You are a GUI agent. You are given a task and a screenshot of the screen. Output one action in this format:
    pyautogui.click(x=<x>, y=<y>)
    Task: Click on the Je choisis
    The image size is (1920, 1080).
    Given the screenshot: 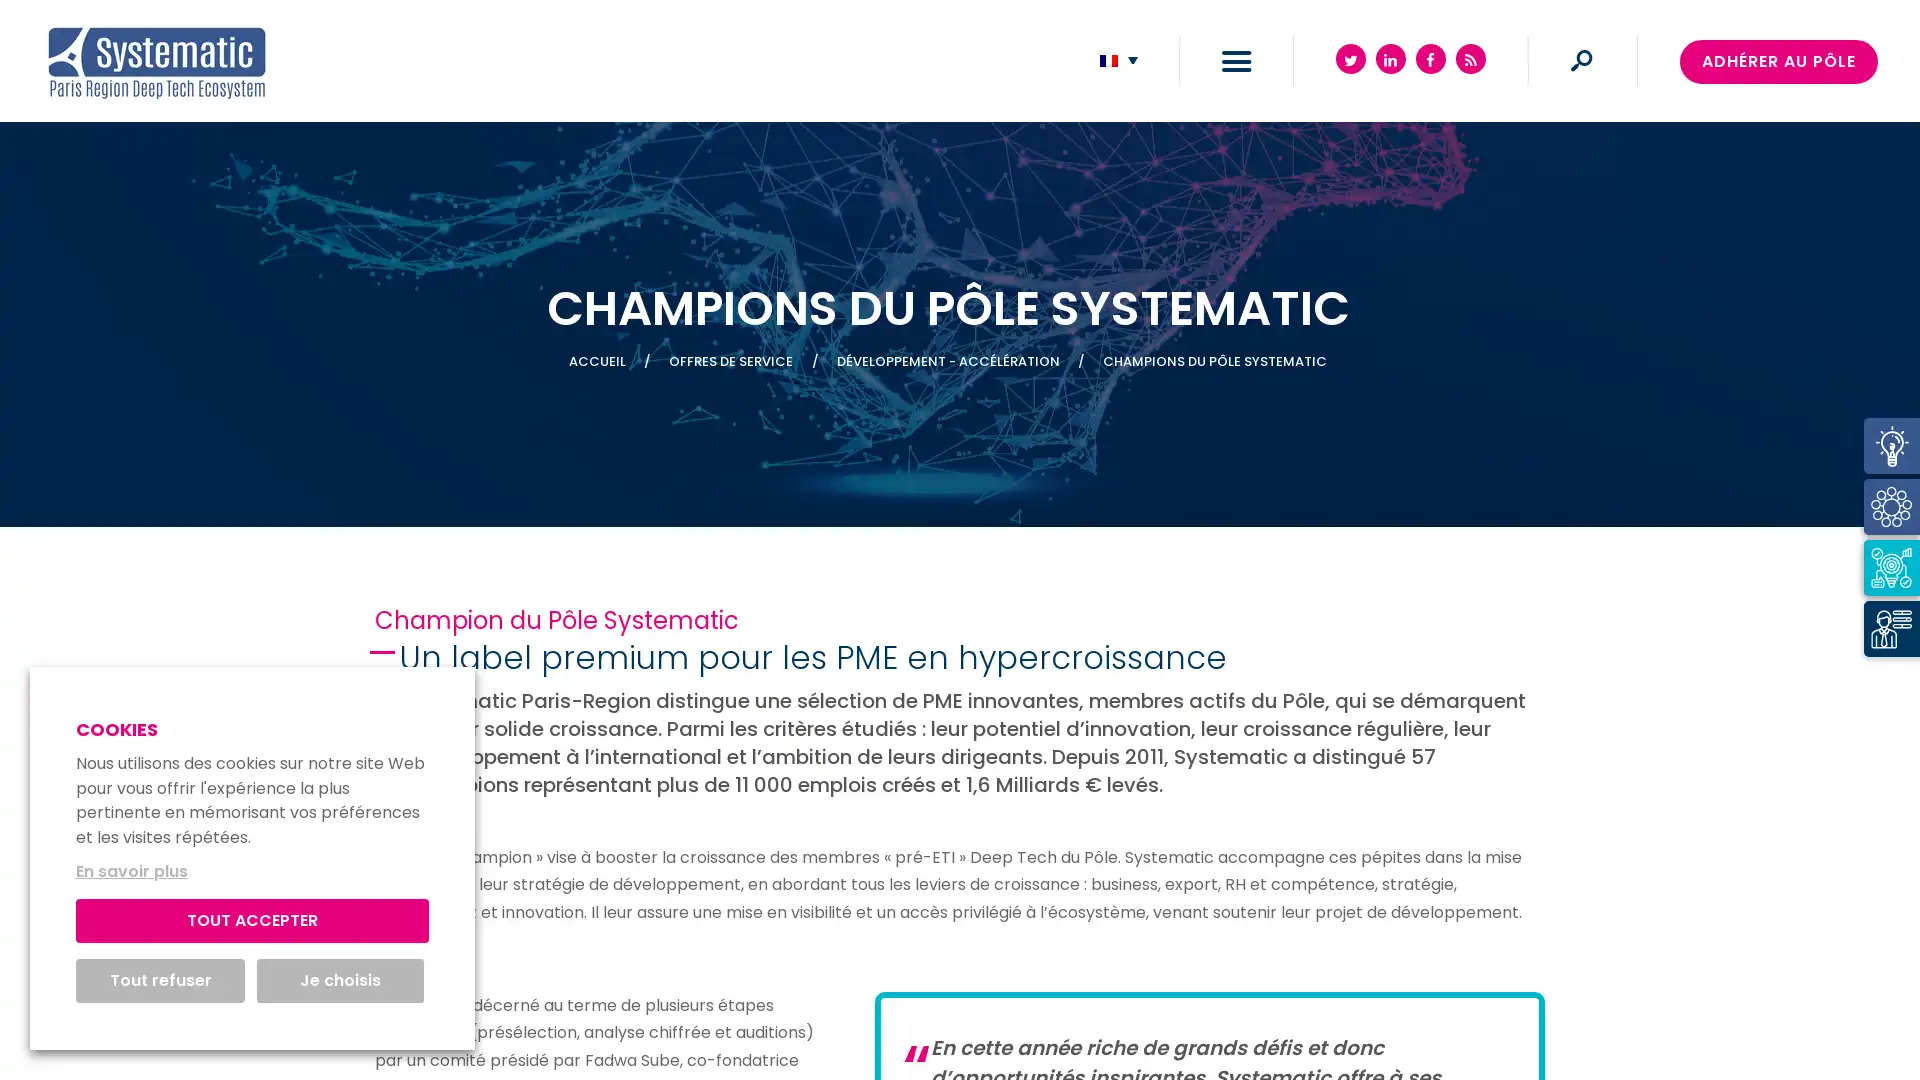 What is the action you would take?
    pyautogui.click(x=340, y=979)
    